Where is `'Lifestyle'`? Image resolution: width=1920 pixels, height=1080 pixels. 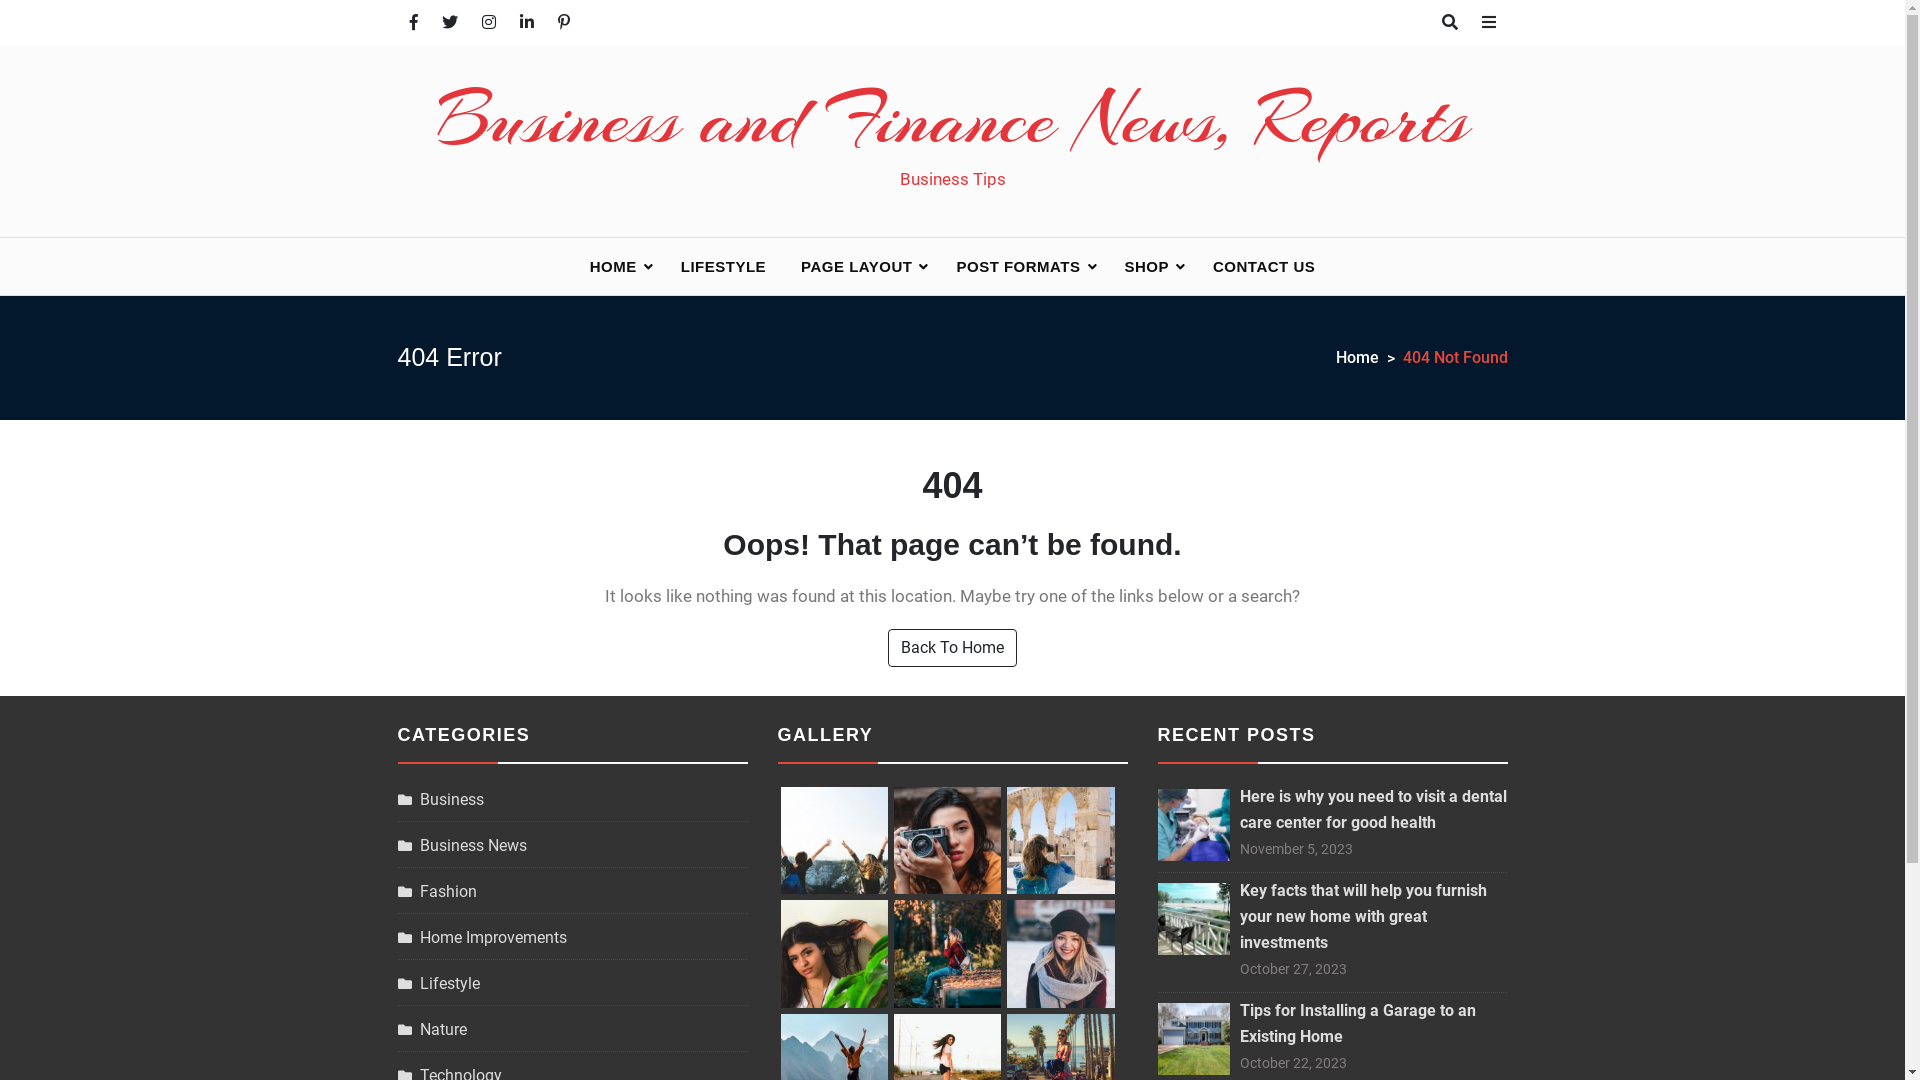 'Lifestyle' is located at coordinates (437, 982).